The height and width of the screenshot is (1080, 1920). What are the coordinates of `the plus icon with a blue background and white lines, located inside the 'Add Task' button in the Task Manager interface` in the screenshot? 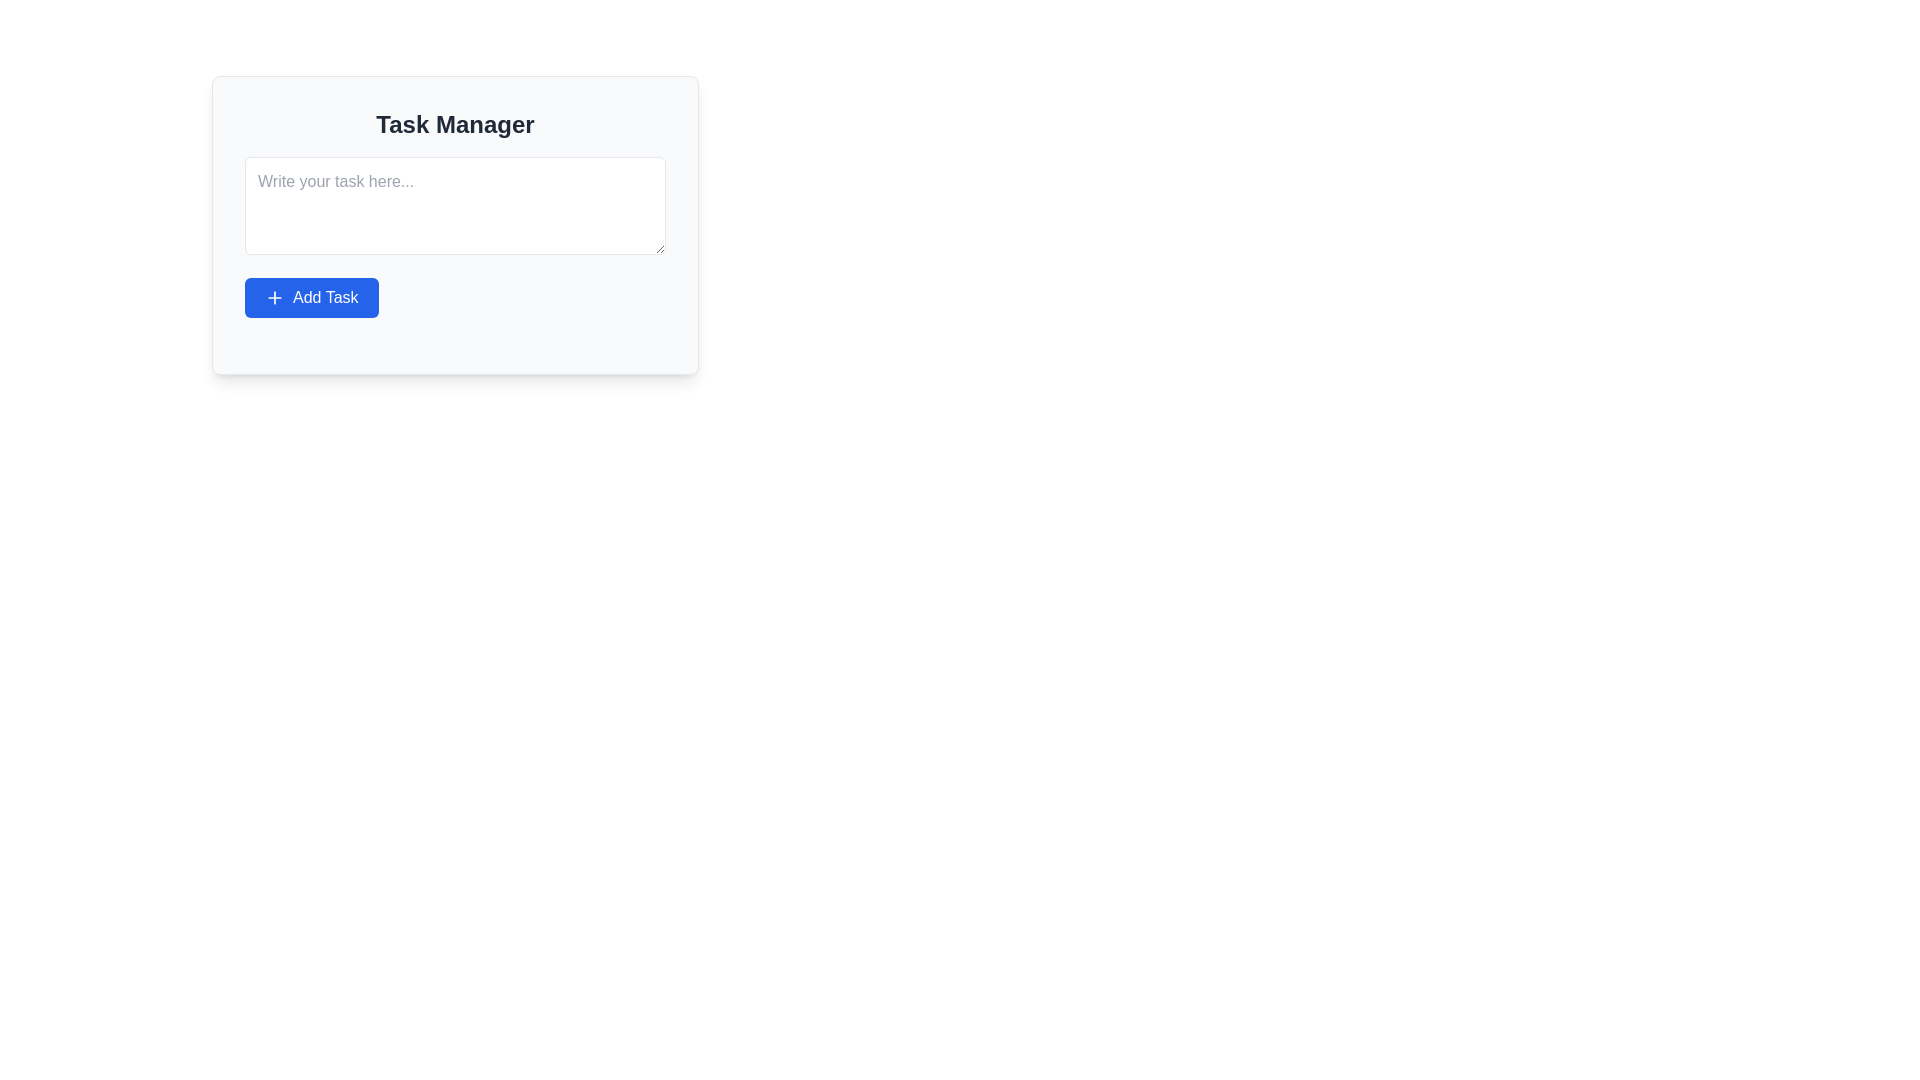 It's located at (273, 297).